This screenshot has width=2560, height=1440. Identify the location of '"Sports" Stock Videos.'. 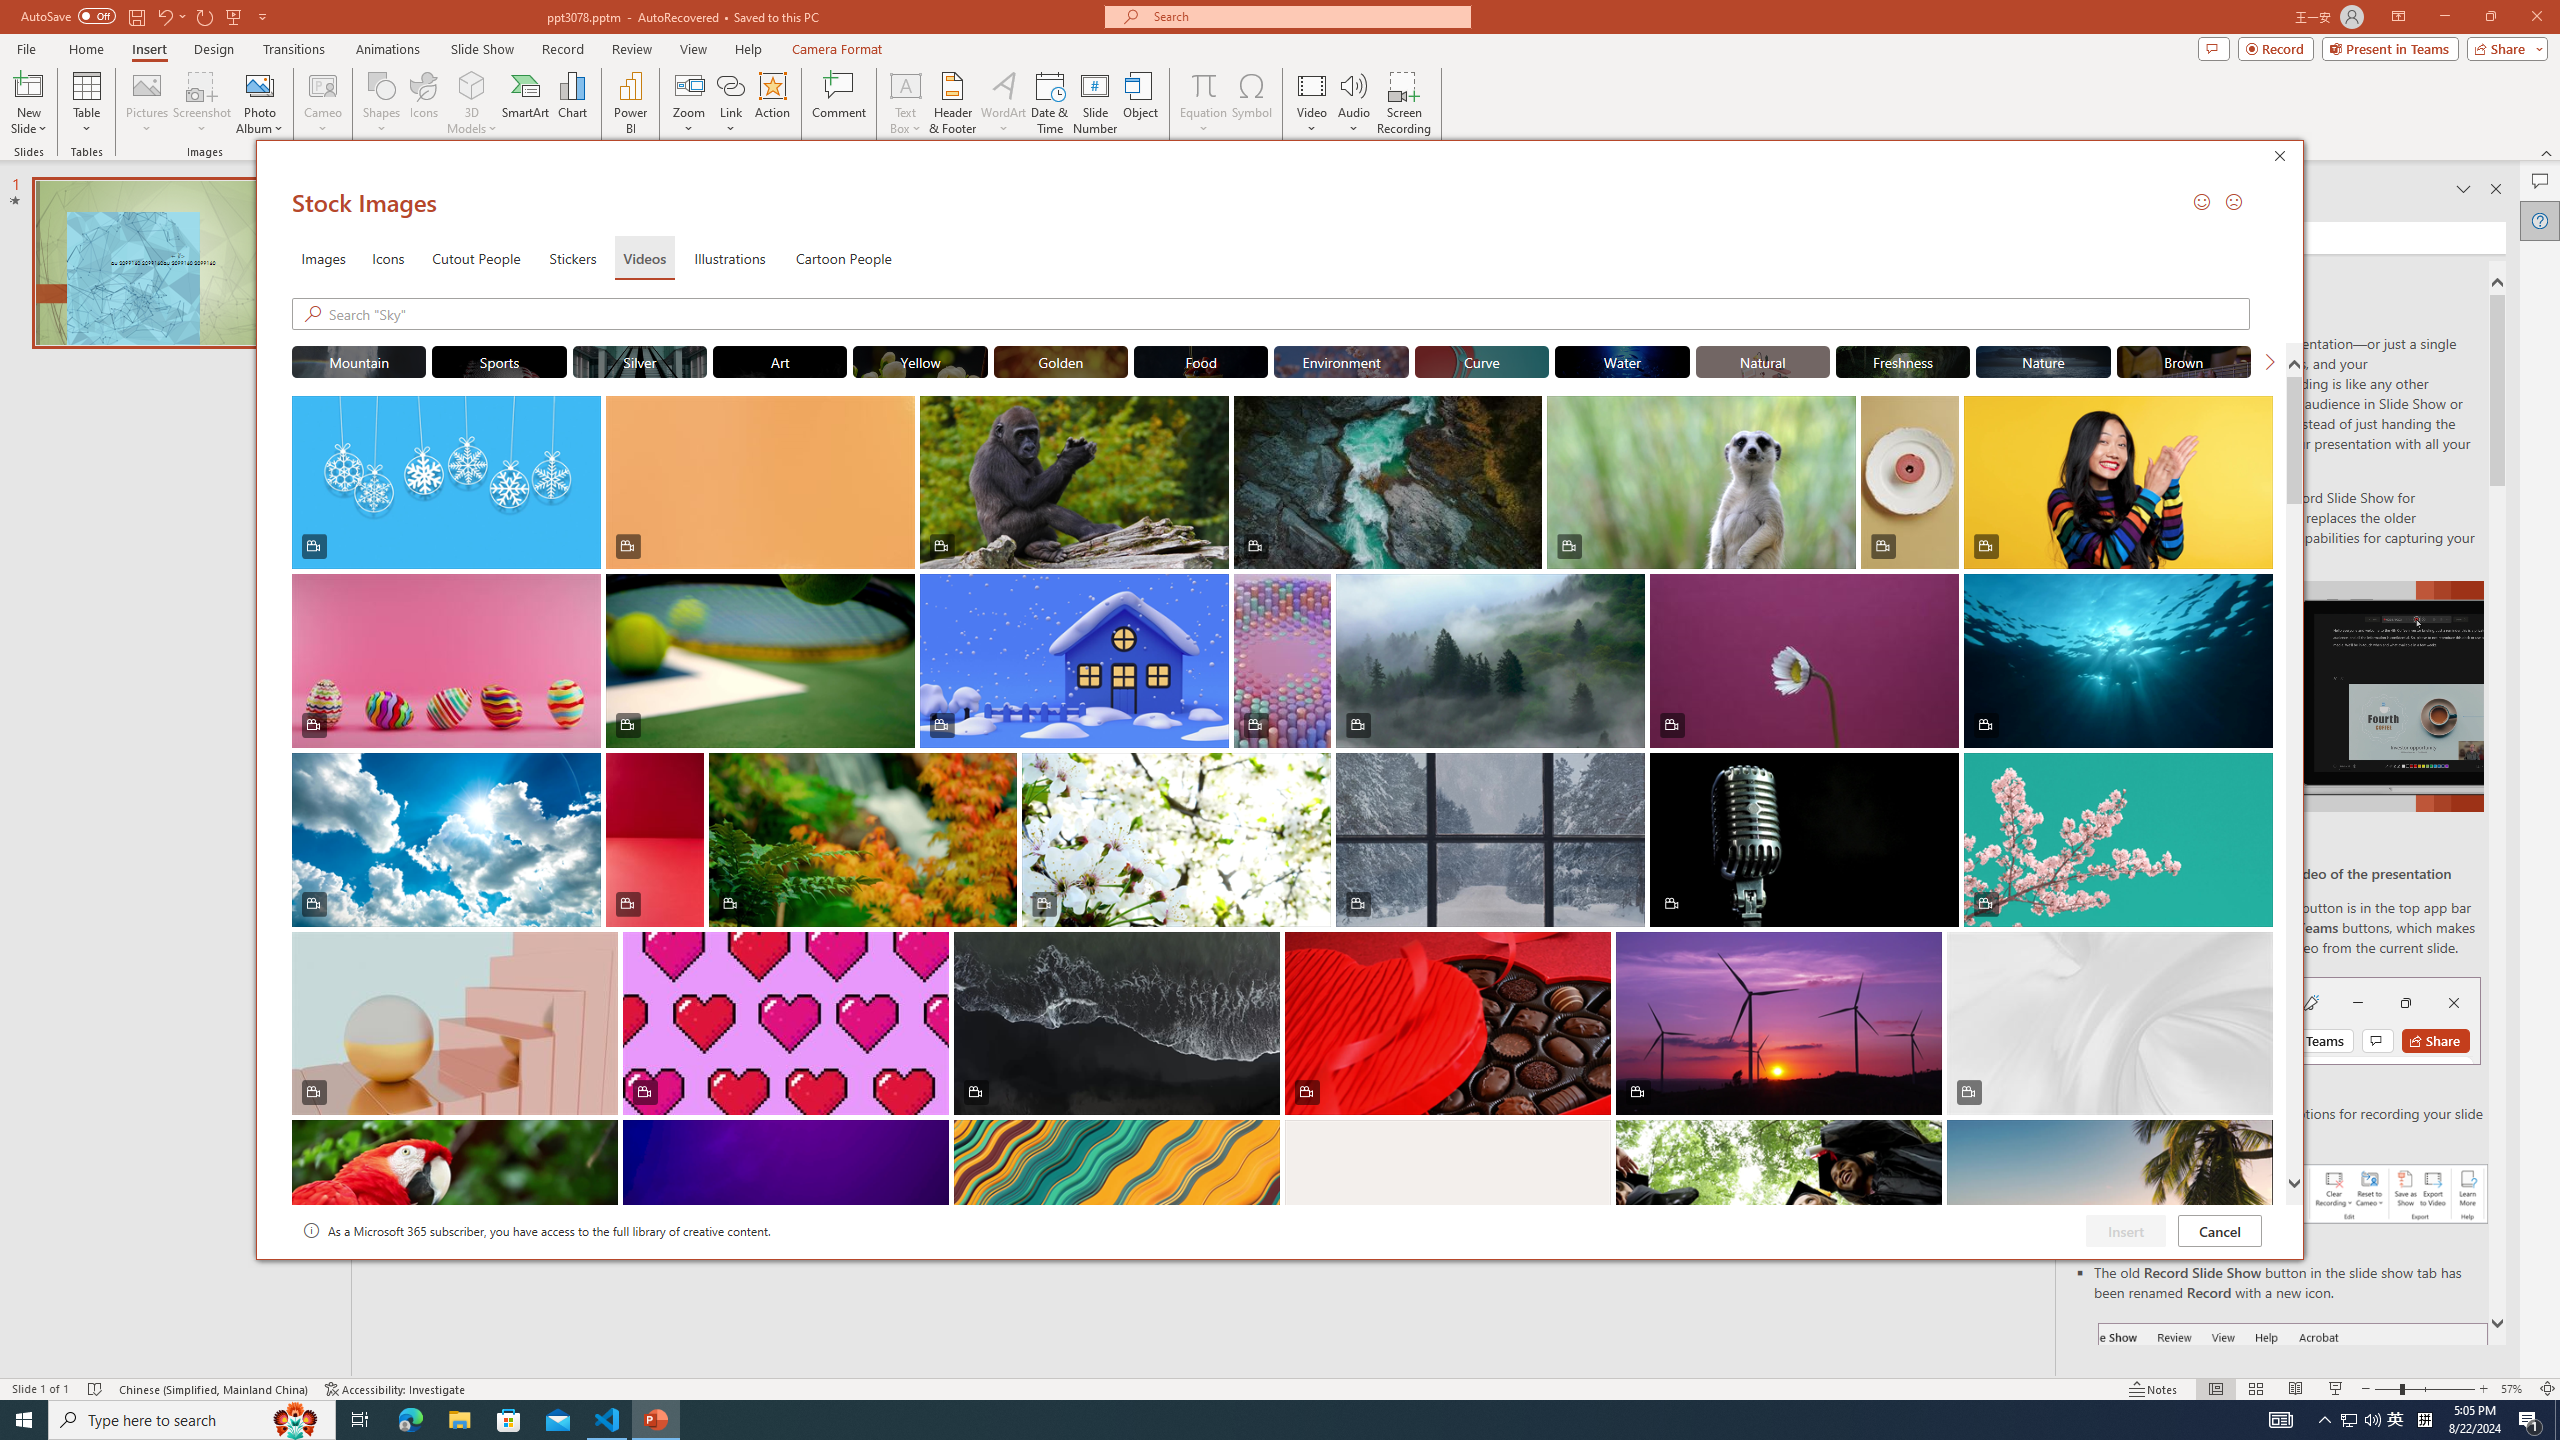
(498, 360).